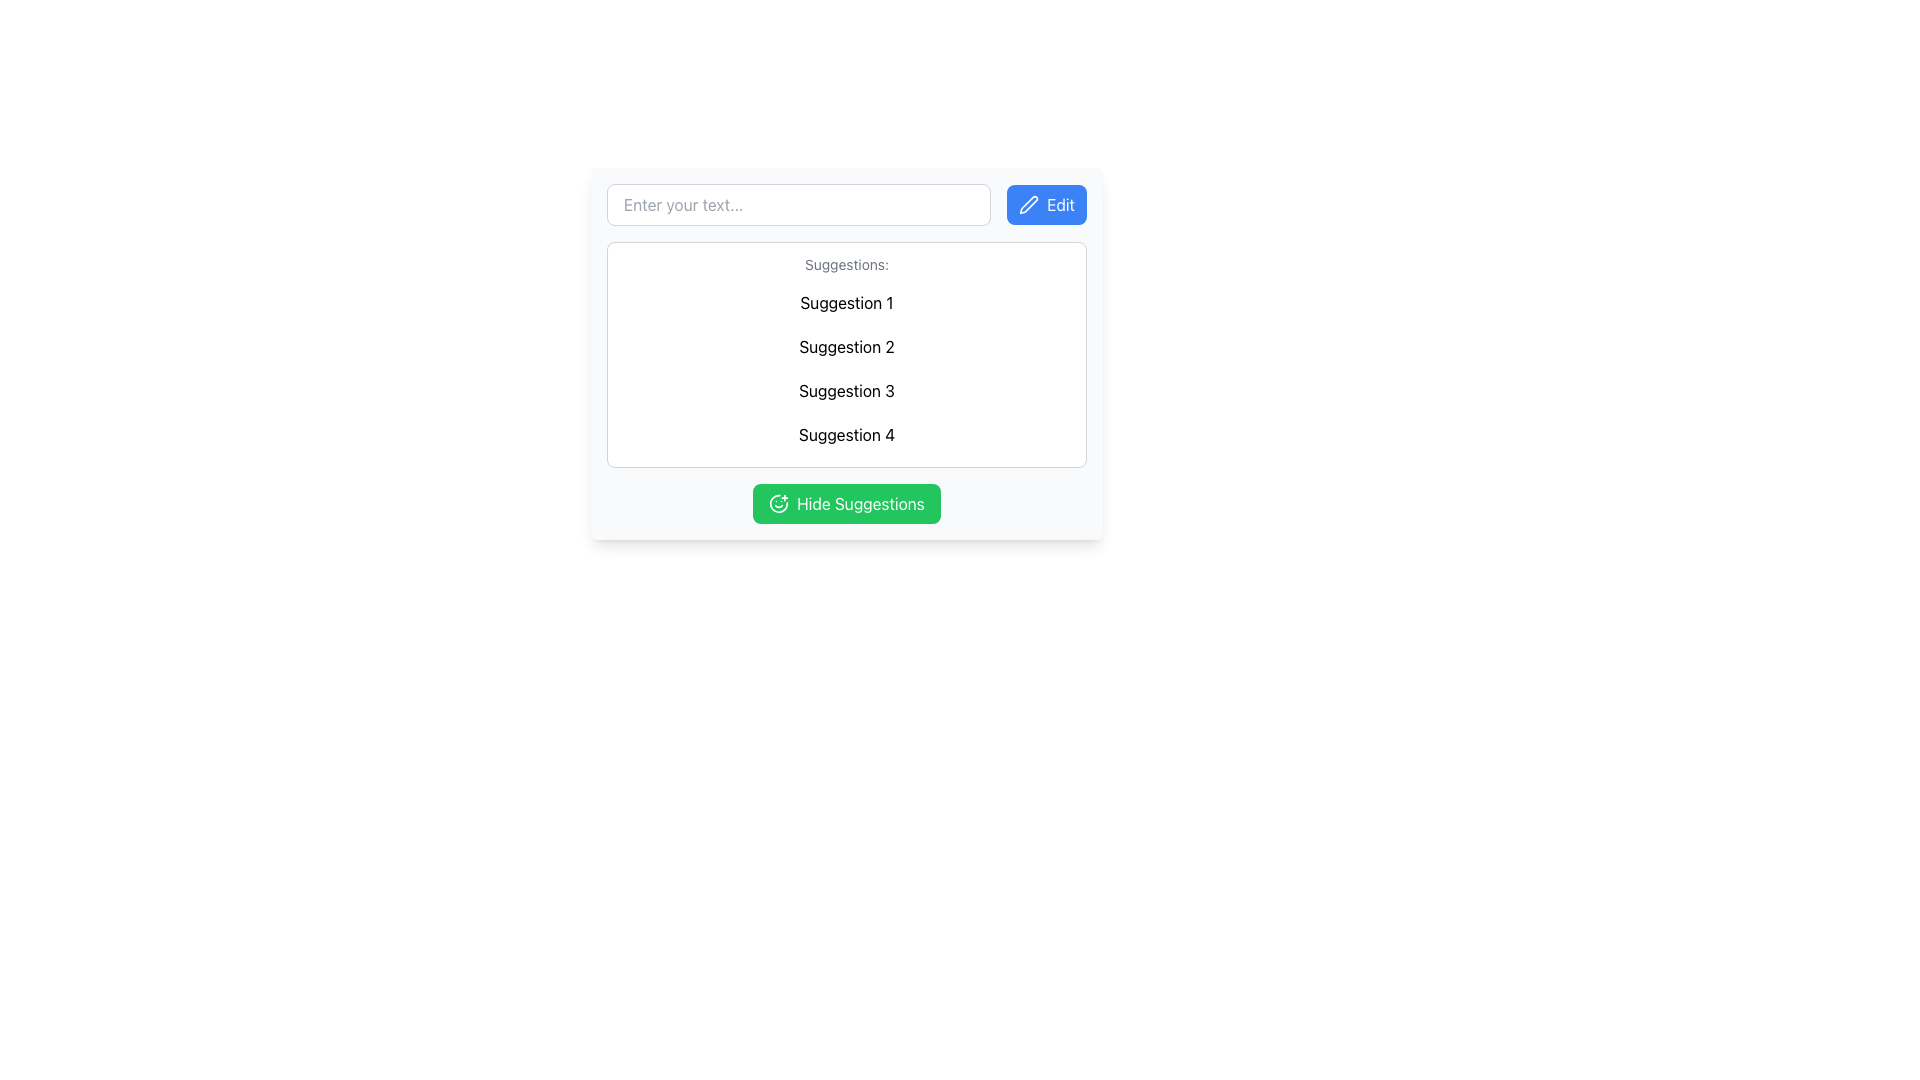  I want to click on the 'Edit' text label styled within a blue button, which features white text and is accompanied by a pencil icon, located in the top-right corner of the interface, so click(1059, 204).